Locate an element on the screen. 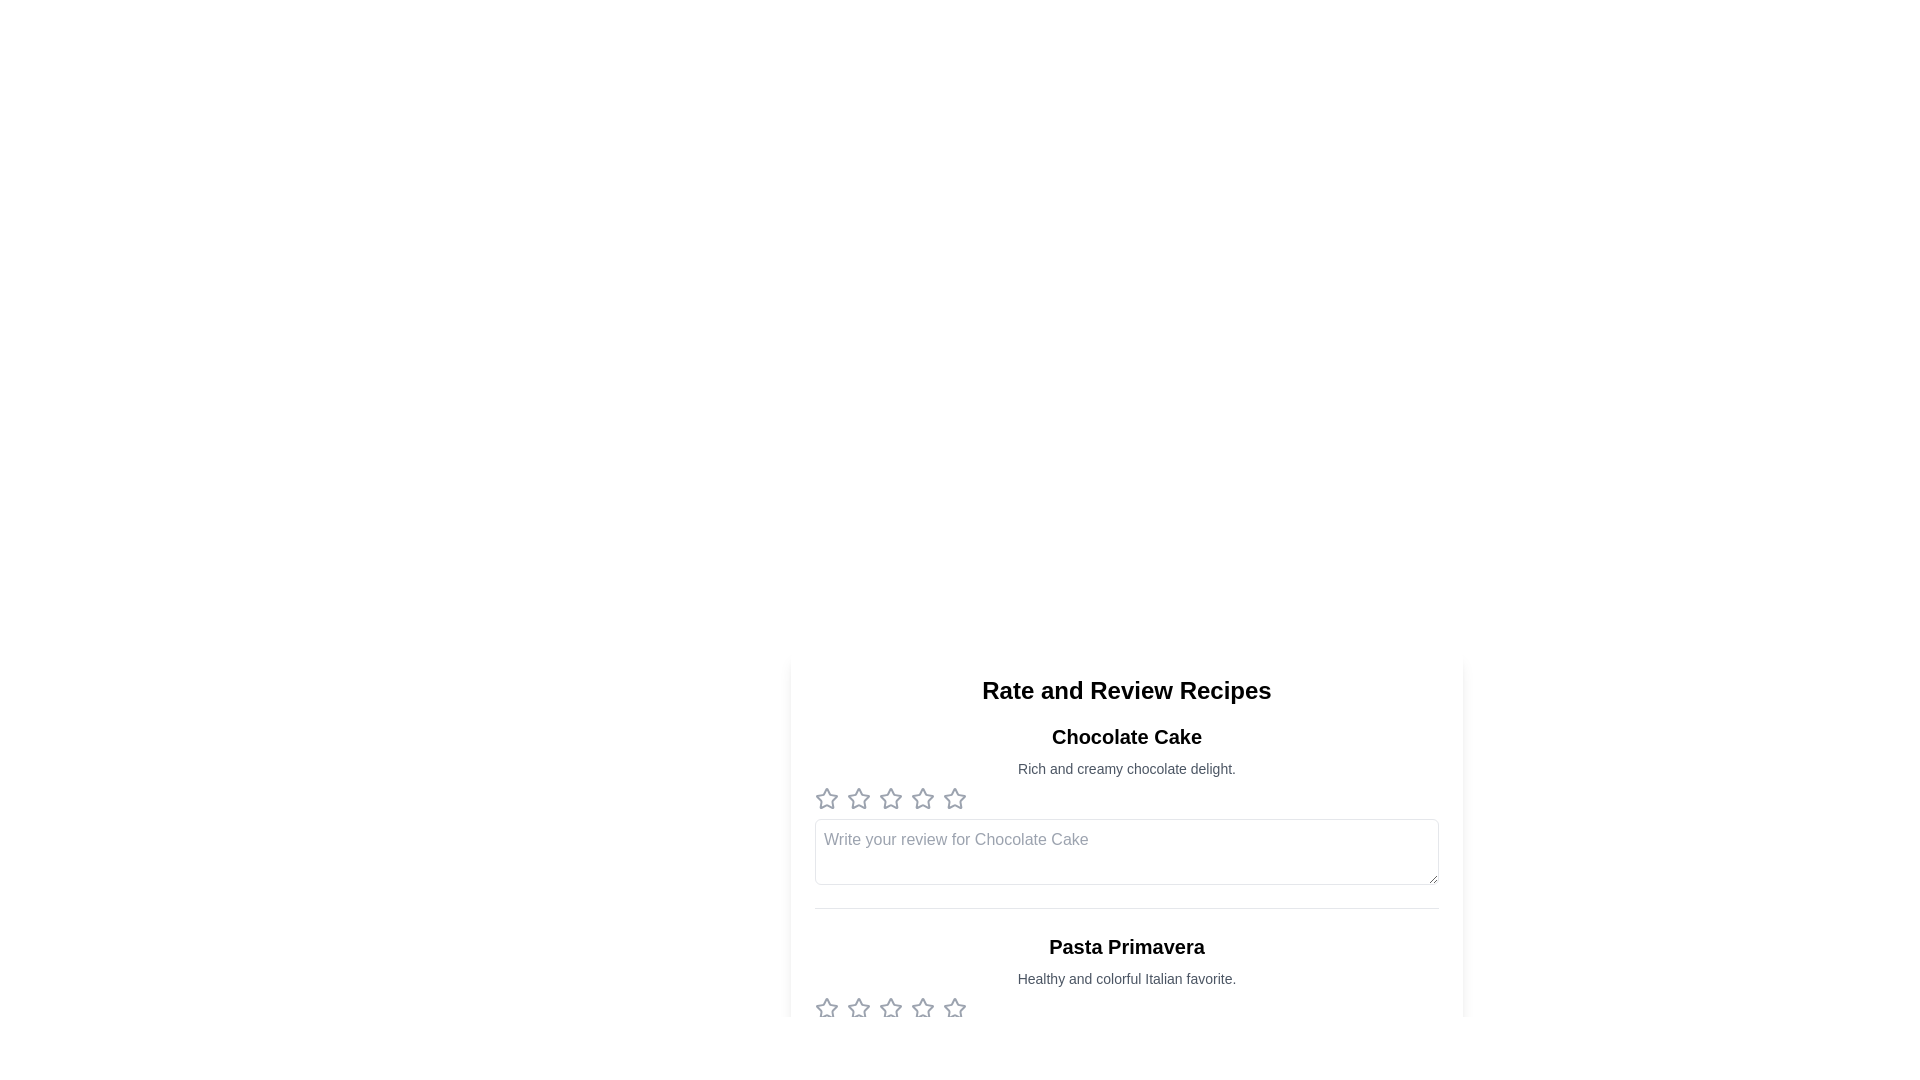  to select the fourth star icon in the rating system under the 'Chocolate Cake' heading, which is a star-shaped icon with a hollow center and grayish outline is located at coordinates (921, 797).